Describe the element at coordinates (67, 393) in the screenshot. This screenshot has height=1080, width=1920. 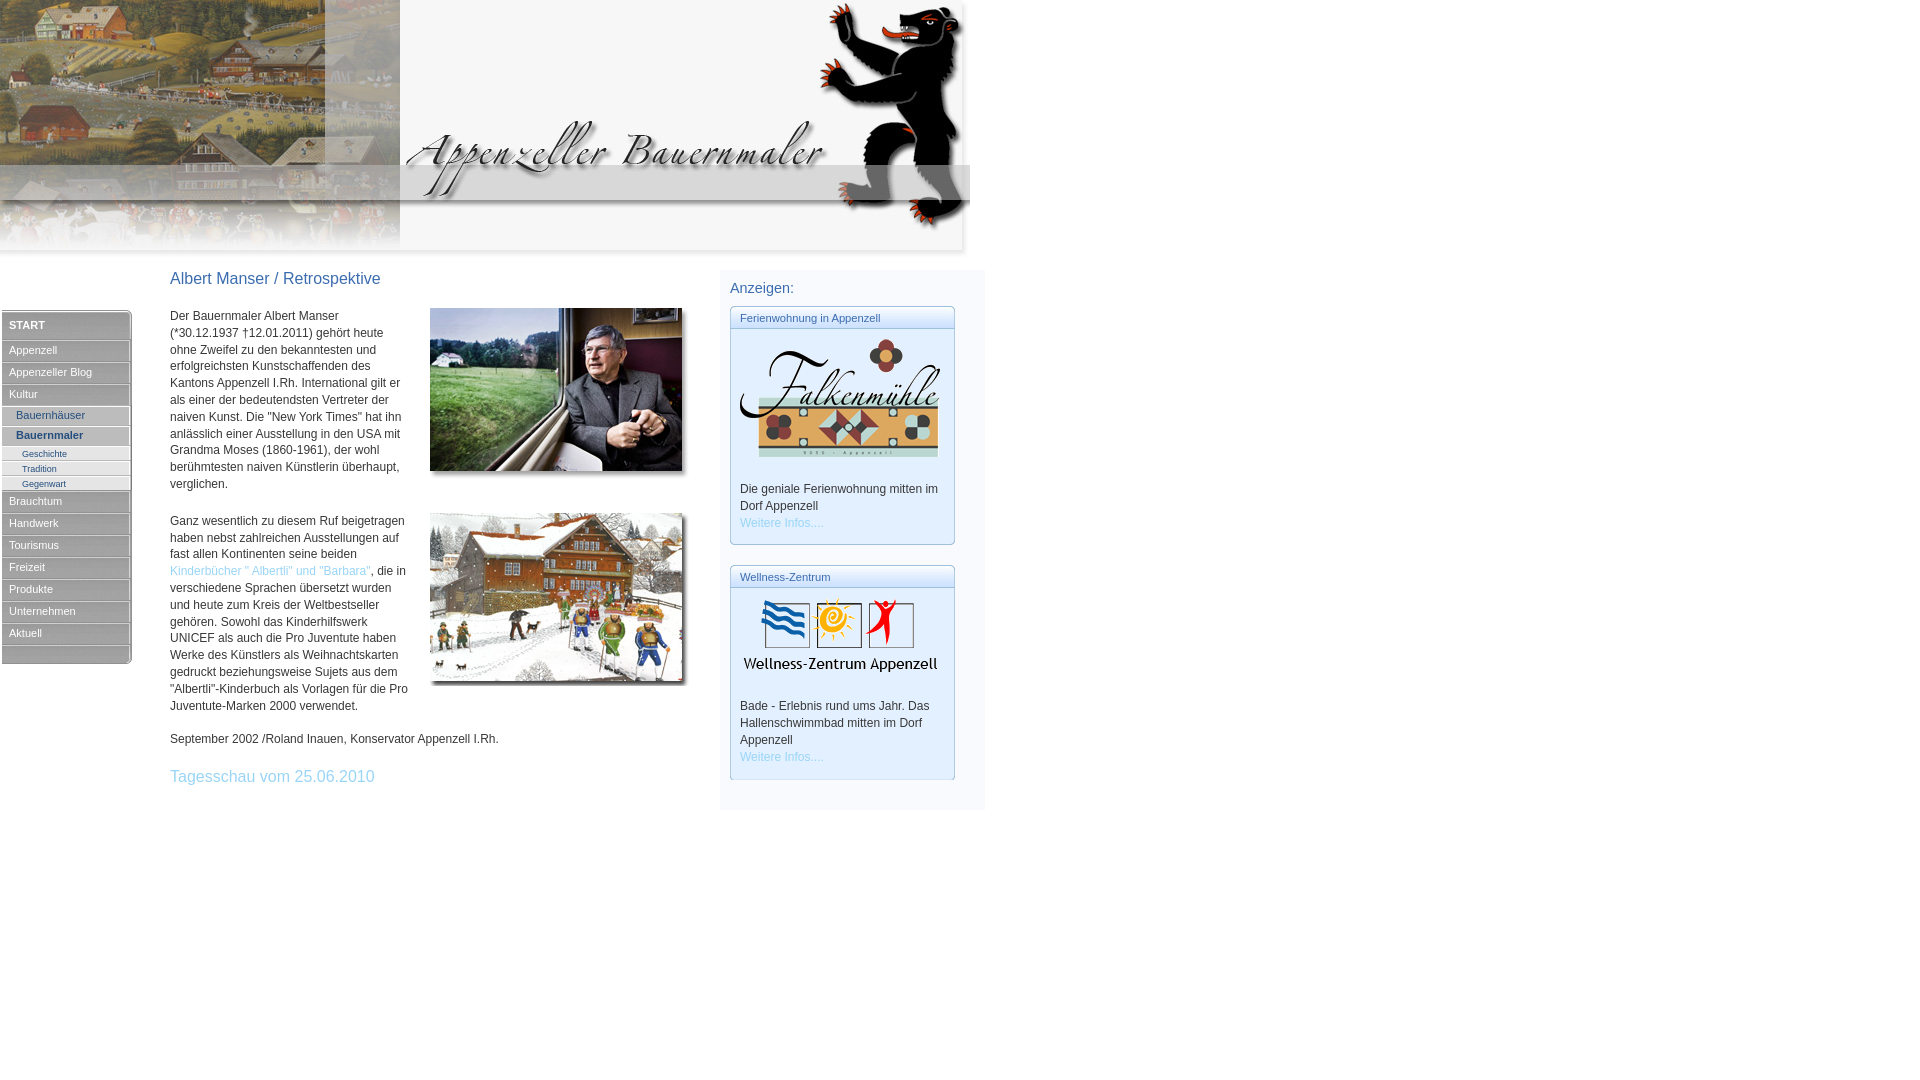
I see `'Kultur'` at that location.